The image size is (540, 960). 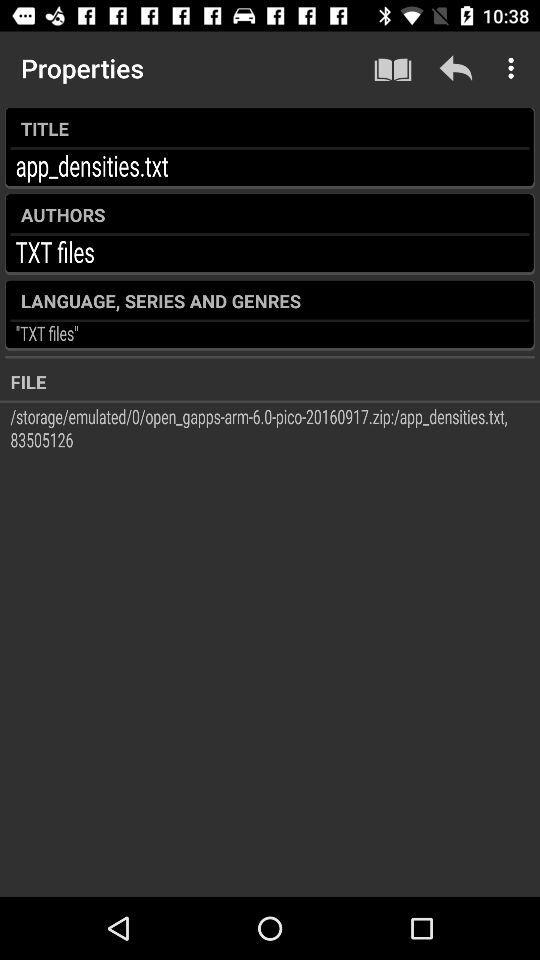 What do you see at coordinates (513, 68) in the screenshot?
I see `the icon above the title icon` at bounding box center [513, 68].